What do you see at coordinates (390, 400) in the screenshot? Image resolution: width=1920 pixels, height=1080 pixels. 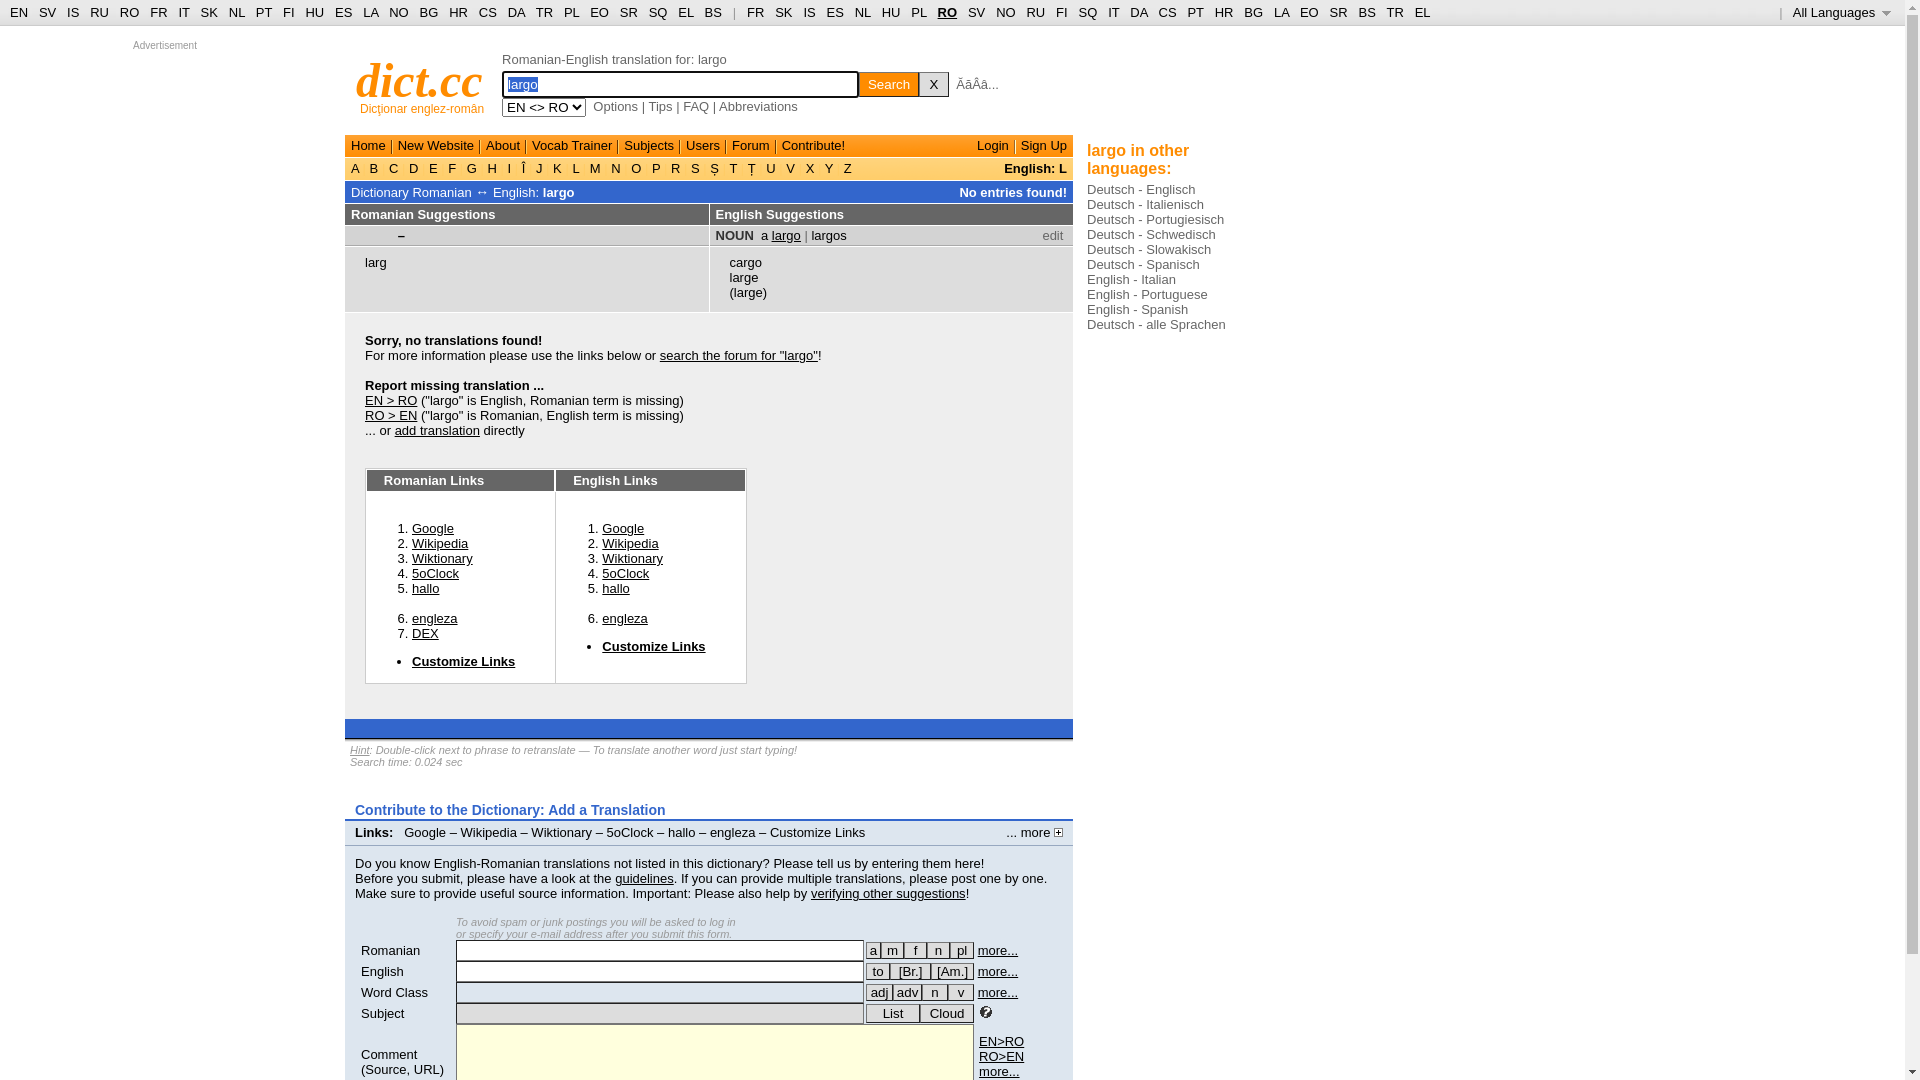 I see `'EN > RO'` at bounding box center [390, 400].